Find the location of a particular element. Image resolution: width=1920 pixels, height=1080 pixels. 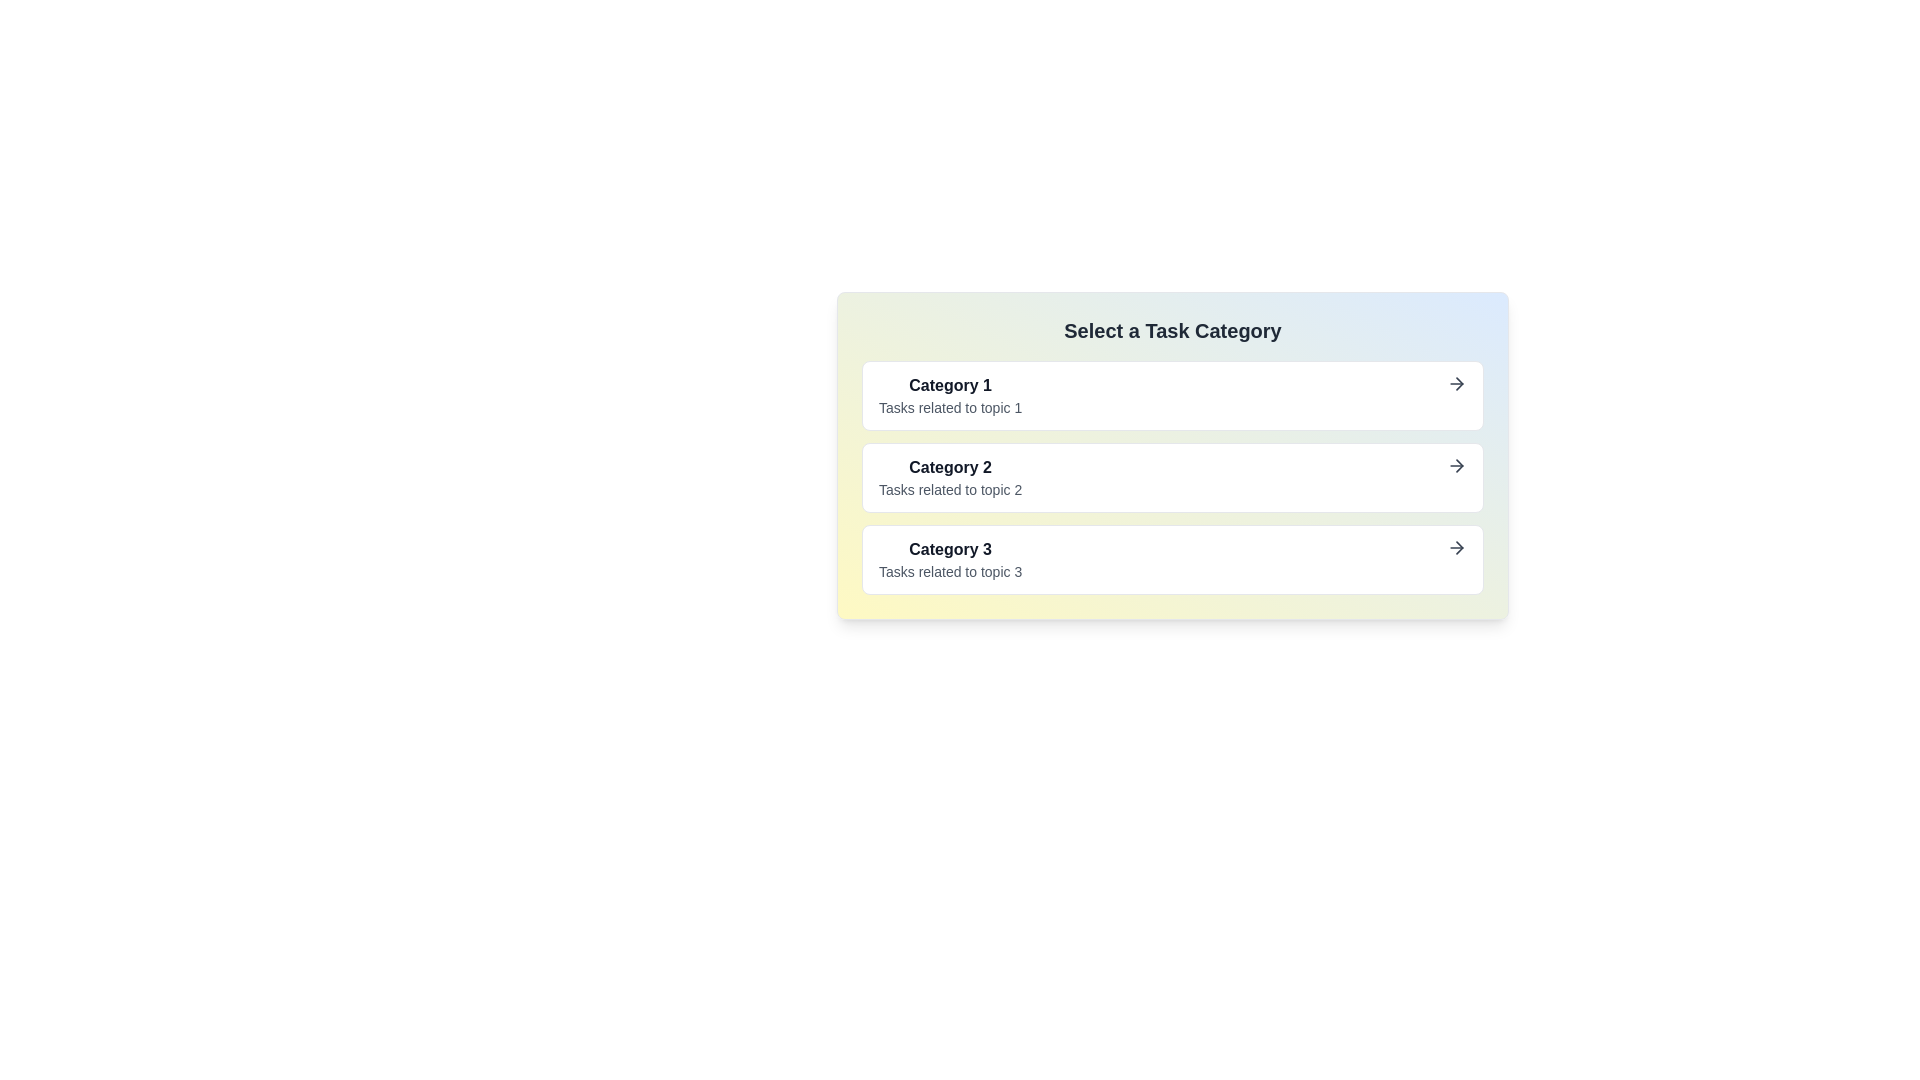

text content of the multi-line text label displaying 'Category 3' and its description 'Tasks related to topic 3', which is the third item in the list under the card 'Select a Task Category' is located at coordinates (949, 559).